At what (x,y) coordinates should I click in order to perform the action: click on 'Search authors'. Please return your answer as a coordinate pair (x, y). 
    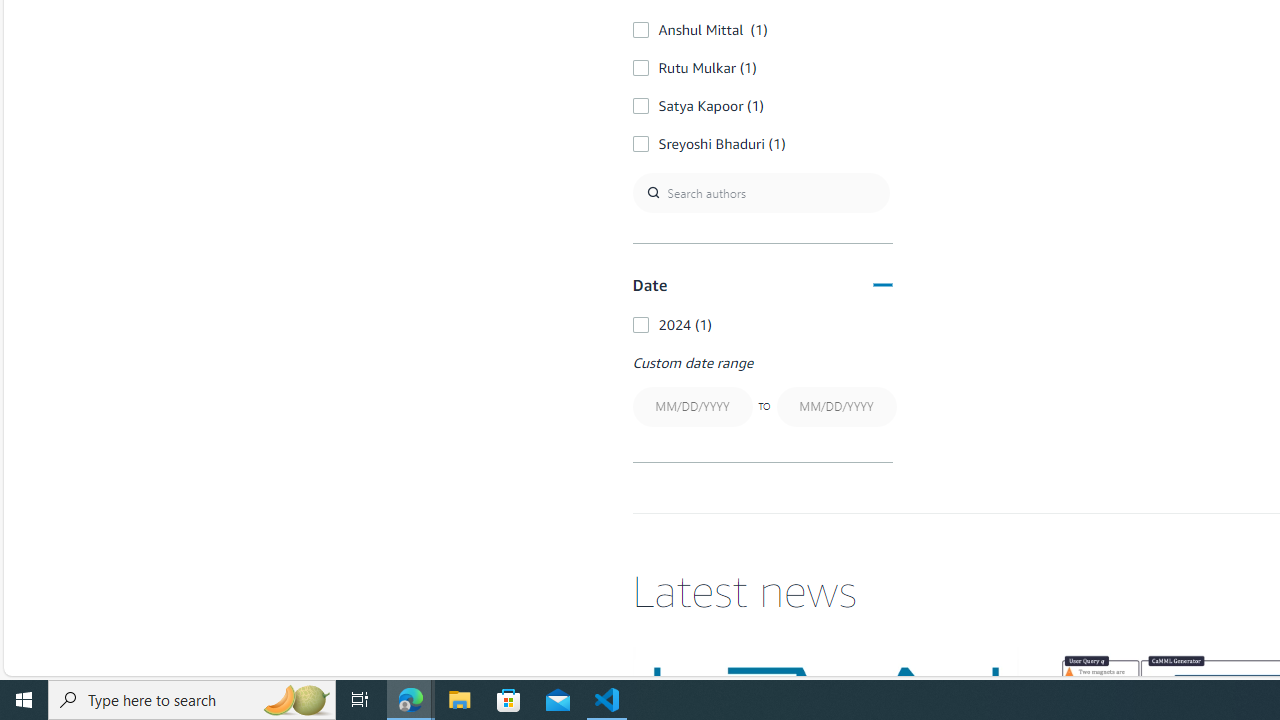
    Looking at the image, I should click on (759, 192).